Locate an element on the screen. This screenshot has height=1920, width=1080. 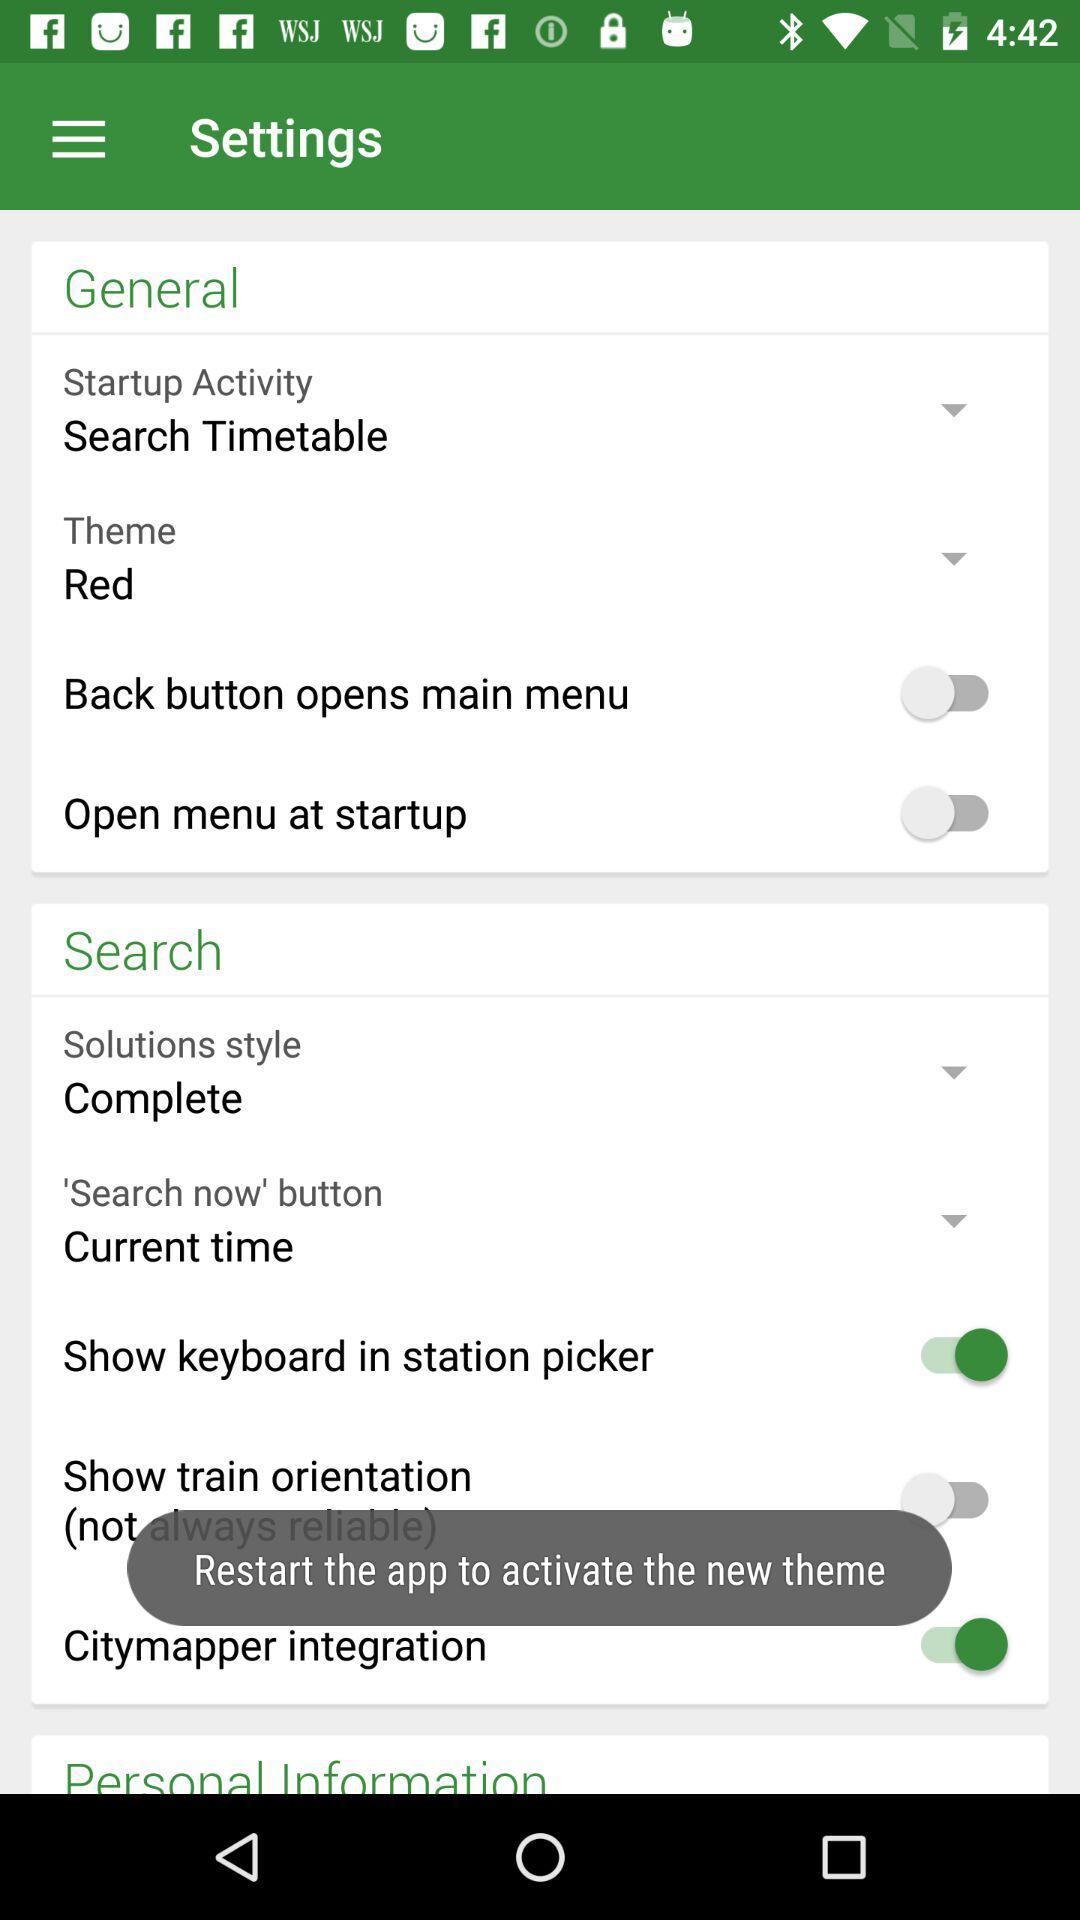
the text which is fourth option in general is located at coordinates (540, 811).